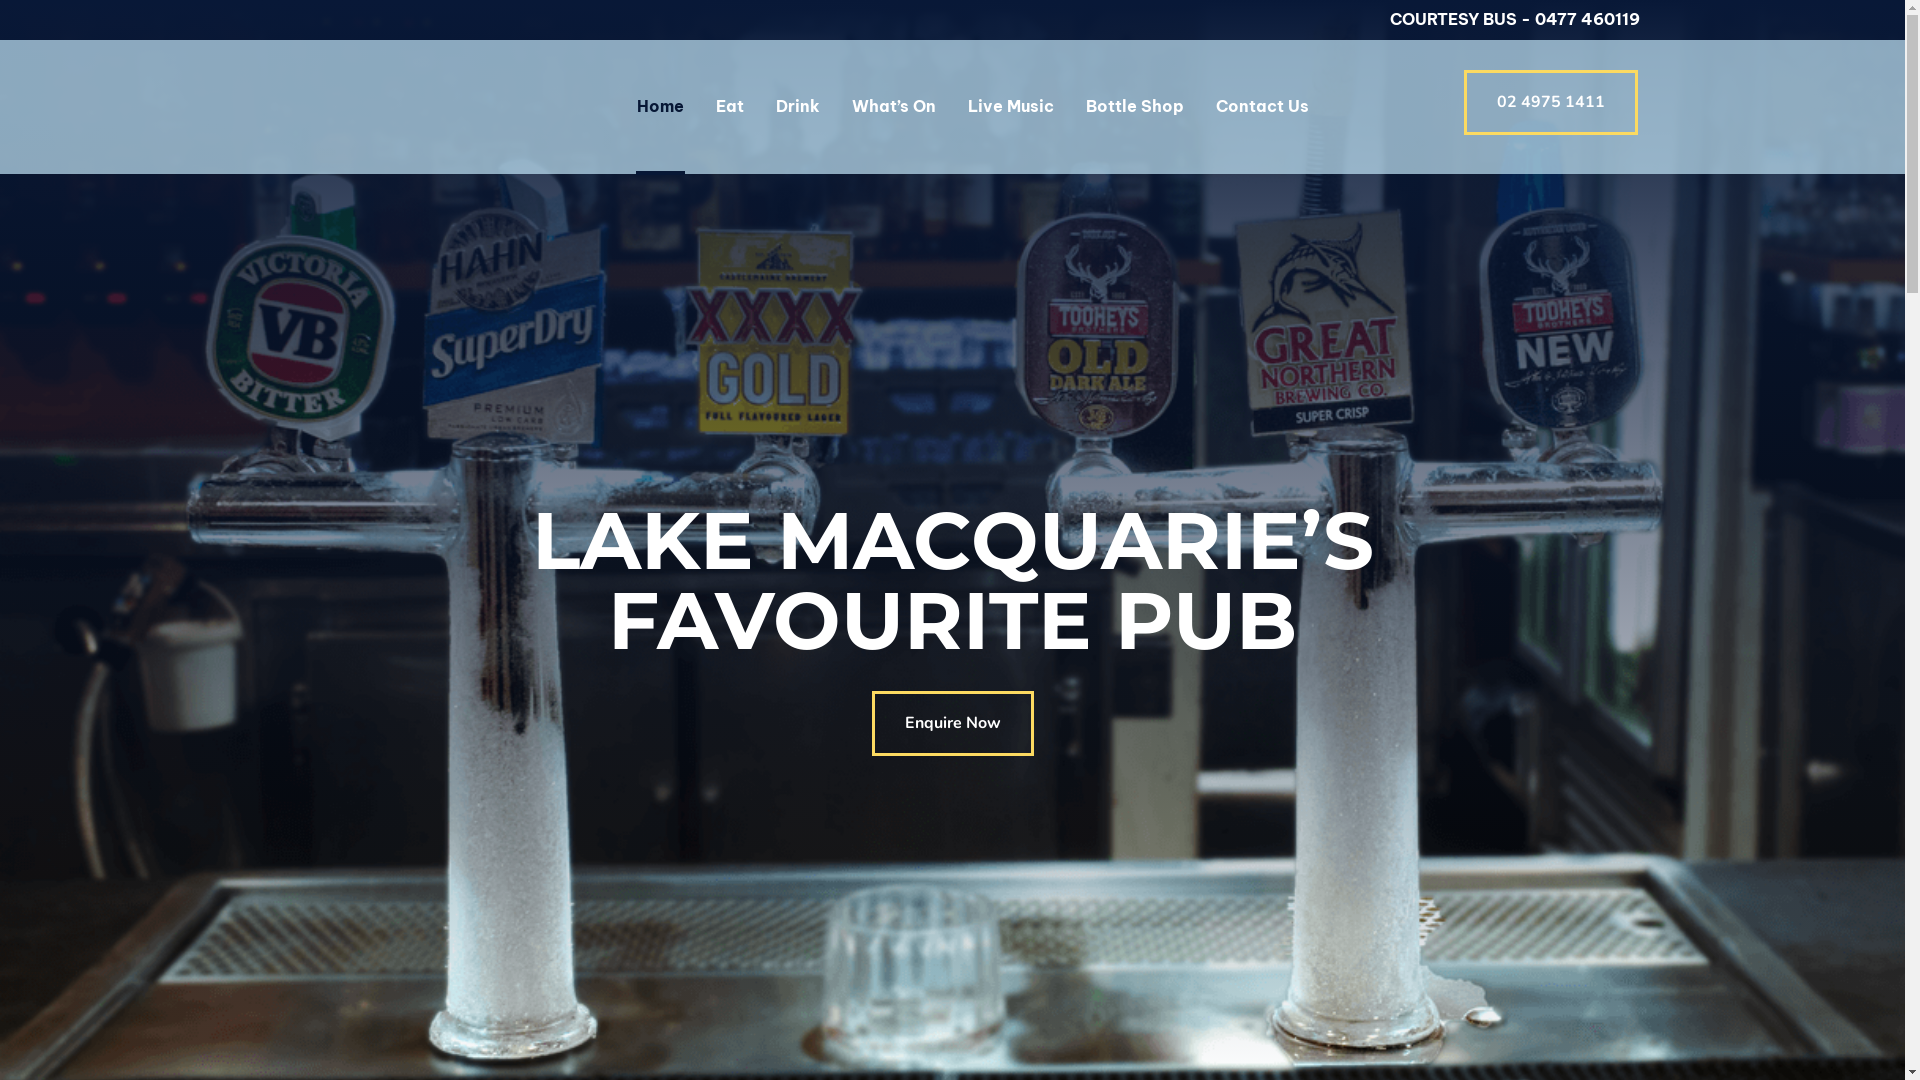 The height and width of the screenshot is (1080, 1920). I want to click on 'COURTESY BUS - 0477 460119', so click(1515, 19).